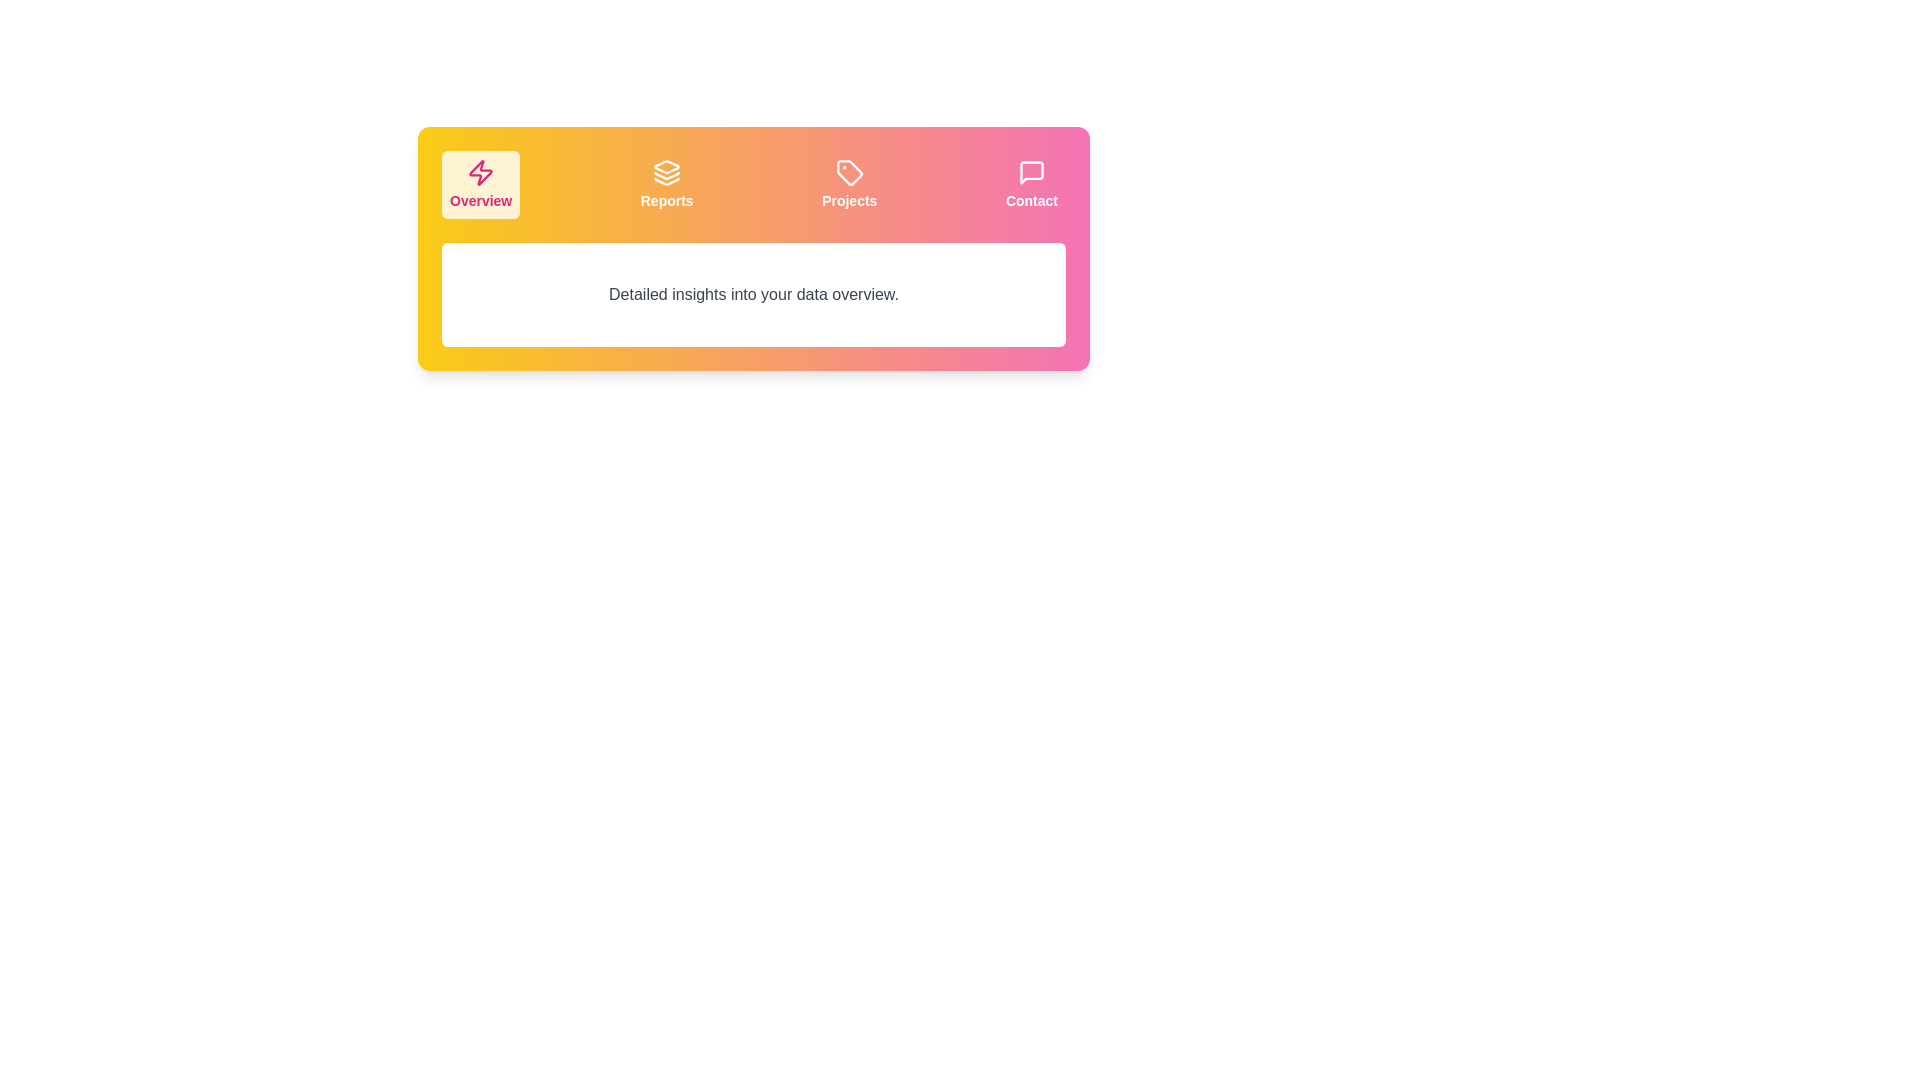  I want to click on the representation of the lightning bolt-shaped SVG icon, which is styled in bold pink color and located in the top-left corner of the horizontal menu bar, above the 'Overview' label, so click(481, 172).